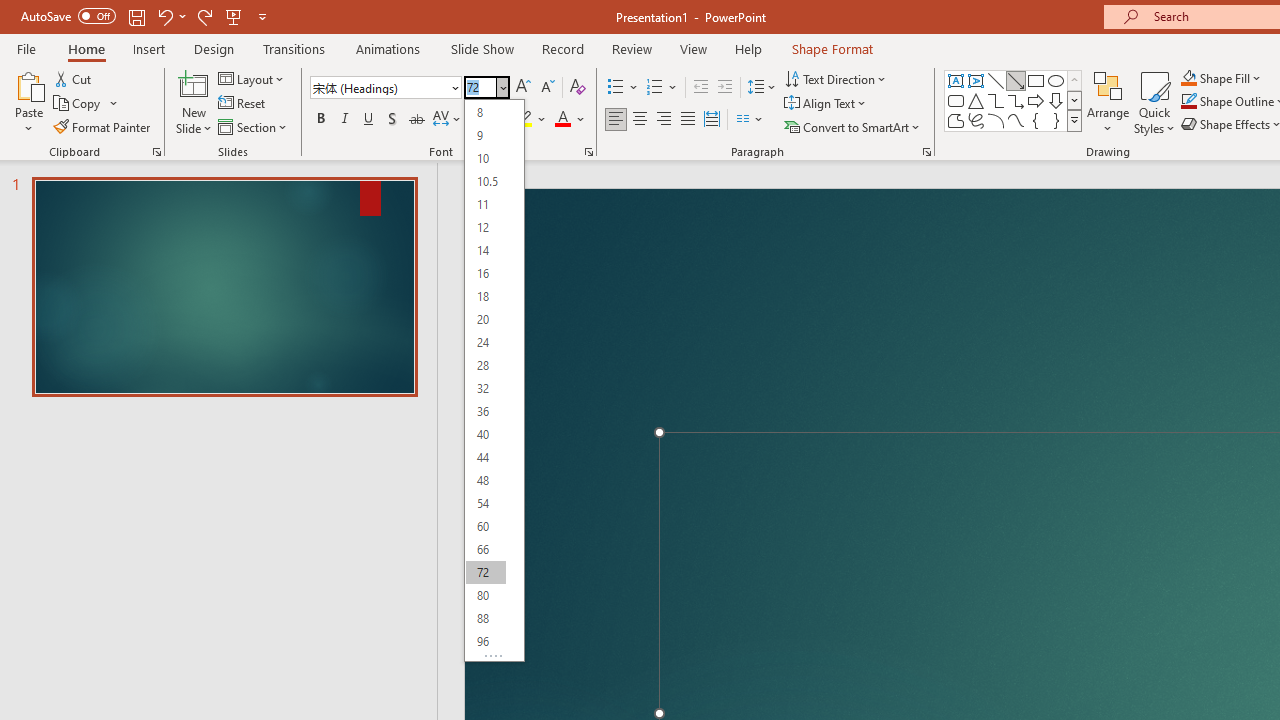 This screenshot has height=720, width=1280. I want to click on '96', so click(485, 641).